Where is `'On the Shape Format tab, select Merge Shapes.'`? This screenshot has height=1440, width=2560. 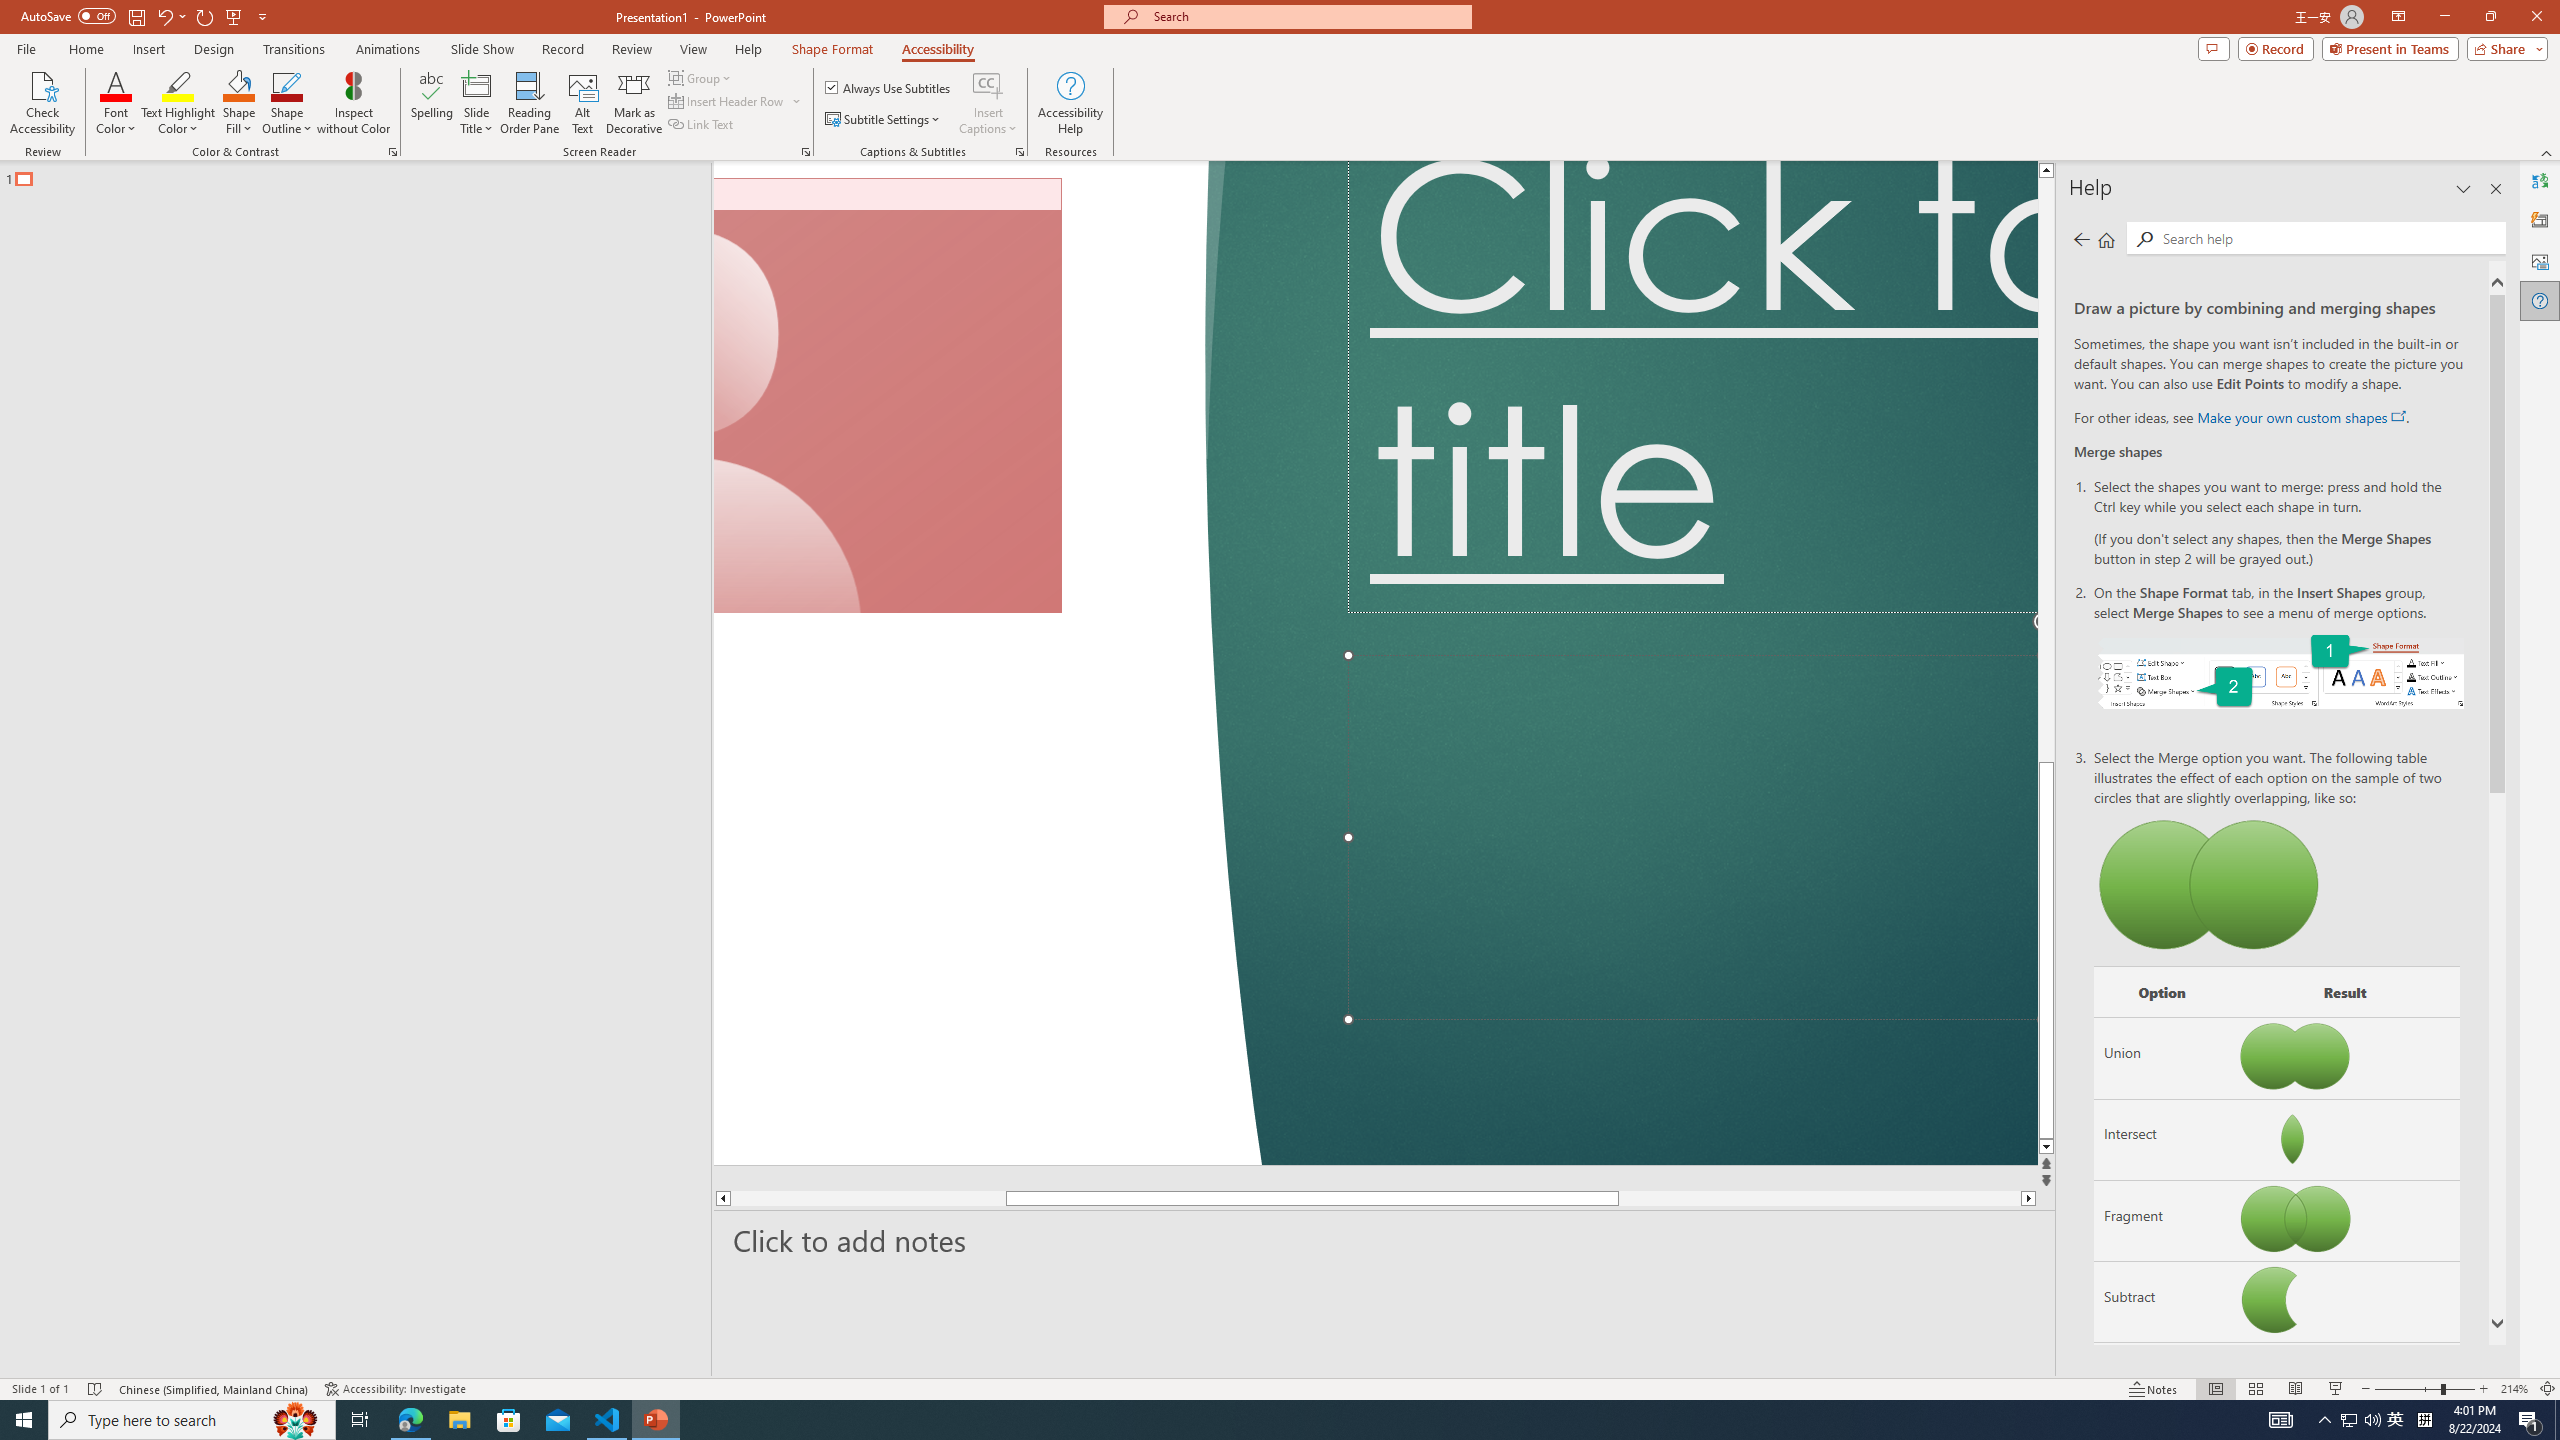 'On the Shape Format tab, select Merge Shapes.' is located at coordinates (2279, 670).